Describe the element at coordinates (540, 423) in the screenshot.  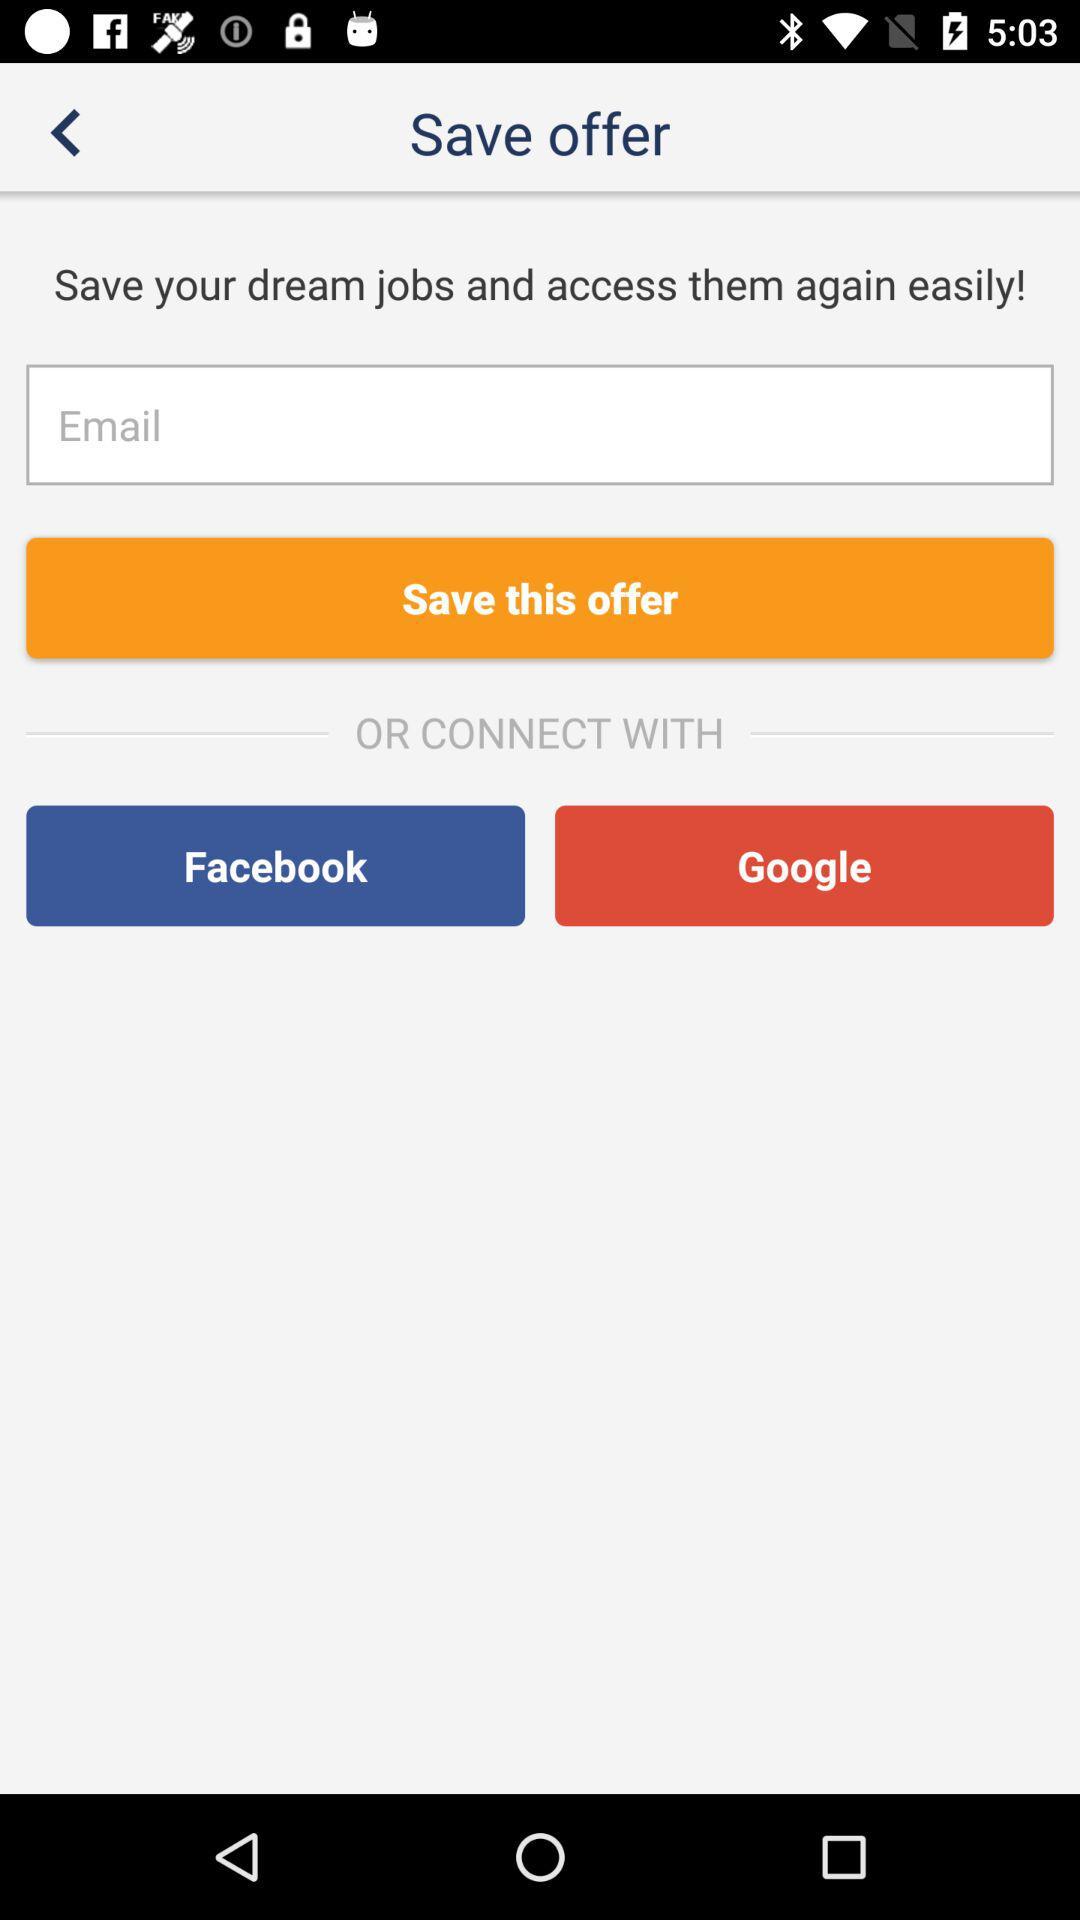
I see `email` at that location.